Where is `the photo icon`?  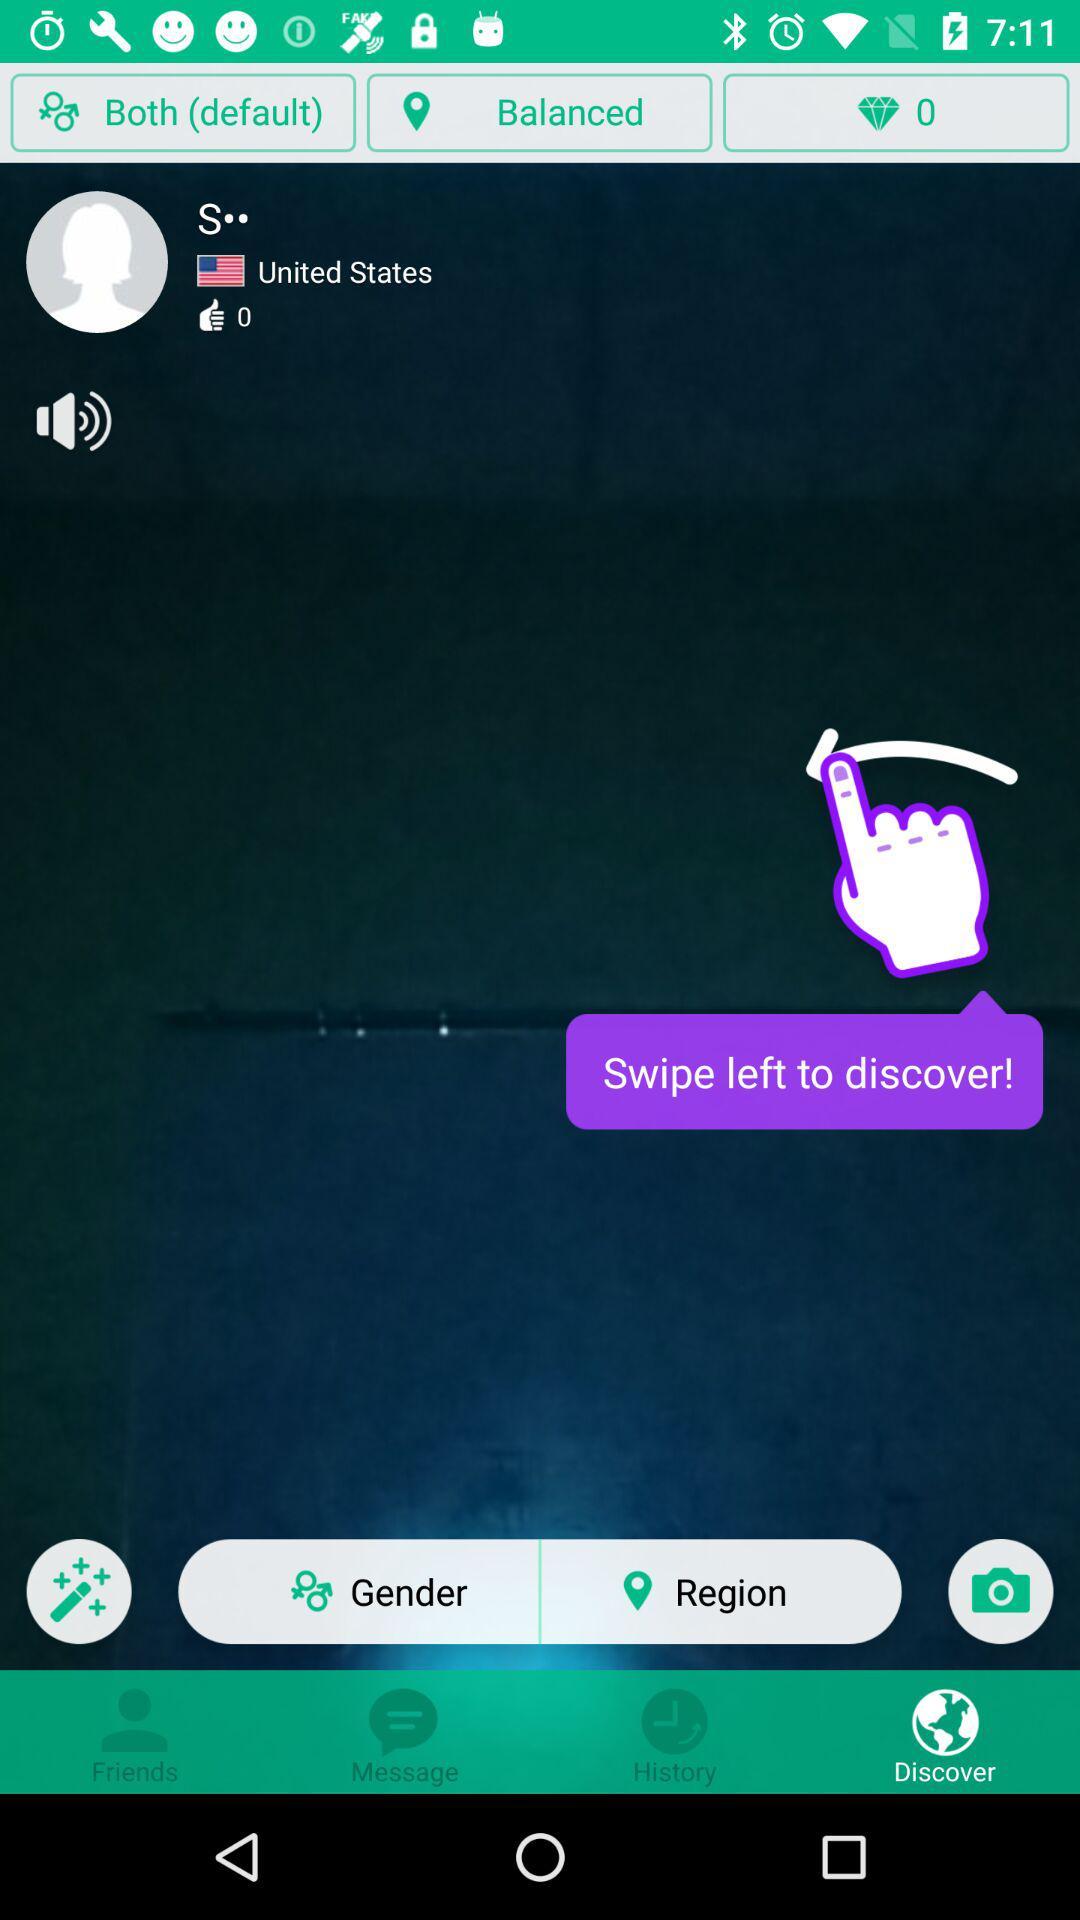
the photo icon is located at coordinates (1000, 1604).